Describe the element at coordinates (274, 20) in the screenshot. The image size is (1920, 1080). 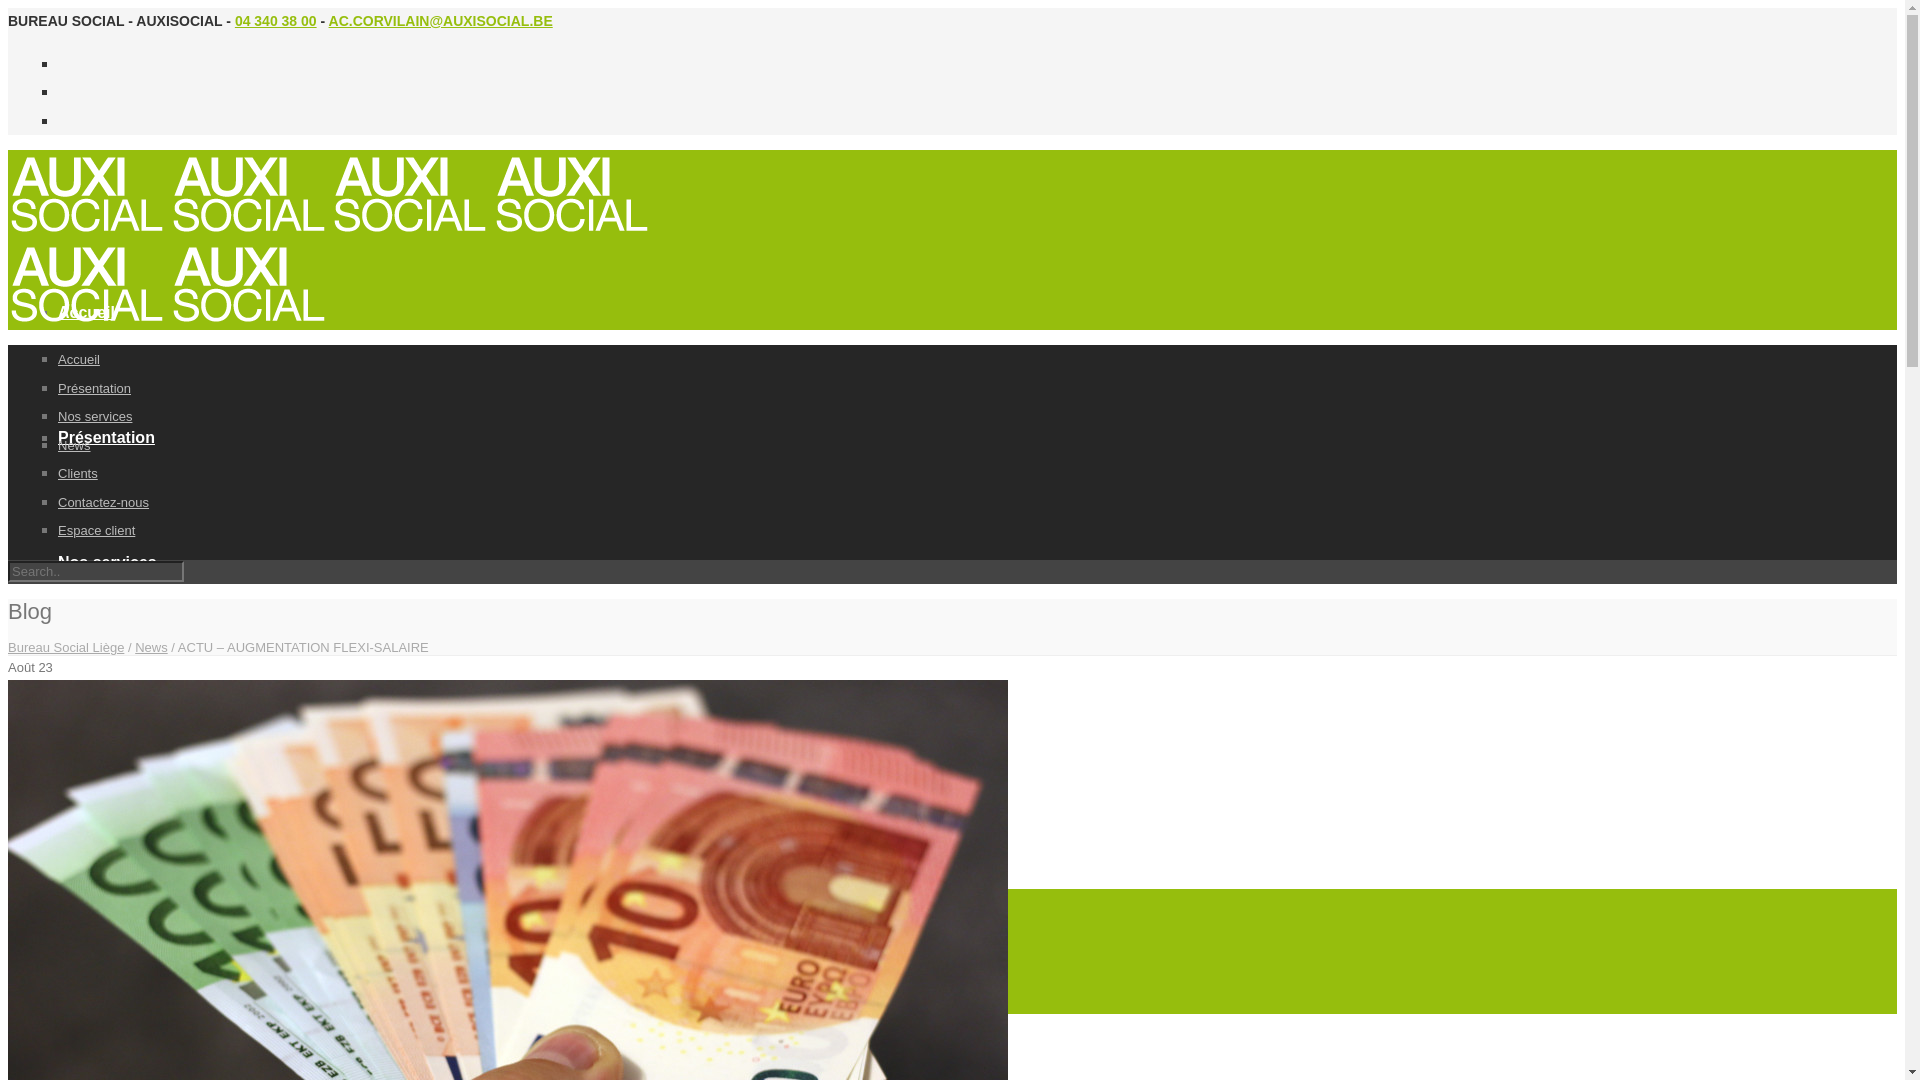
I see `'04 340 38 00'` at that location.